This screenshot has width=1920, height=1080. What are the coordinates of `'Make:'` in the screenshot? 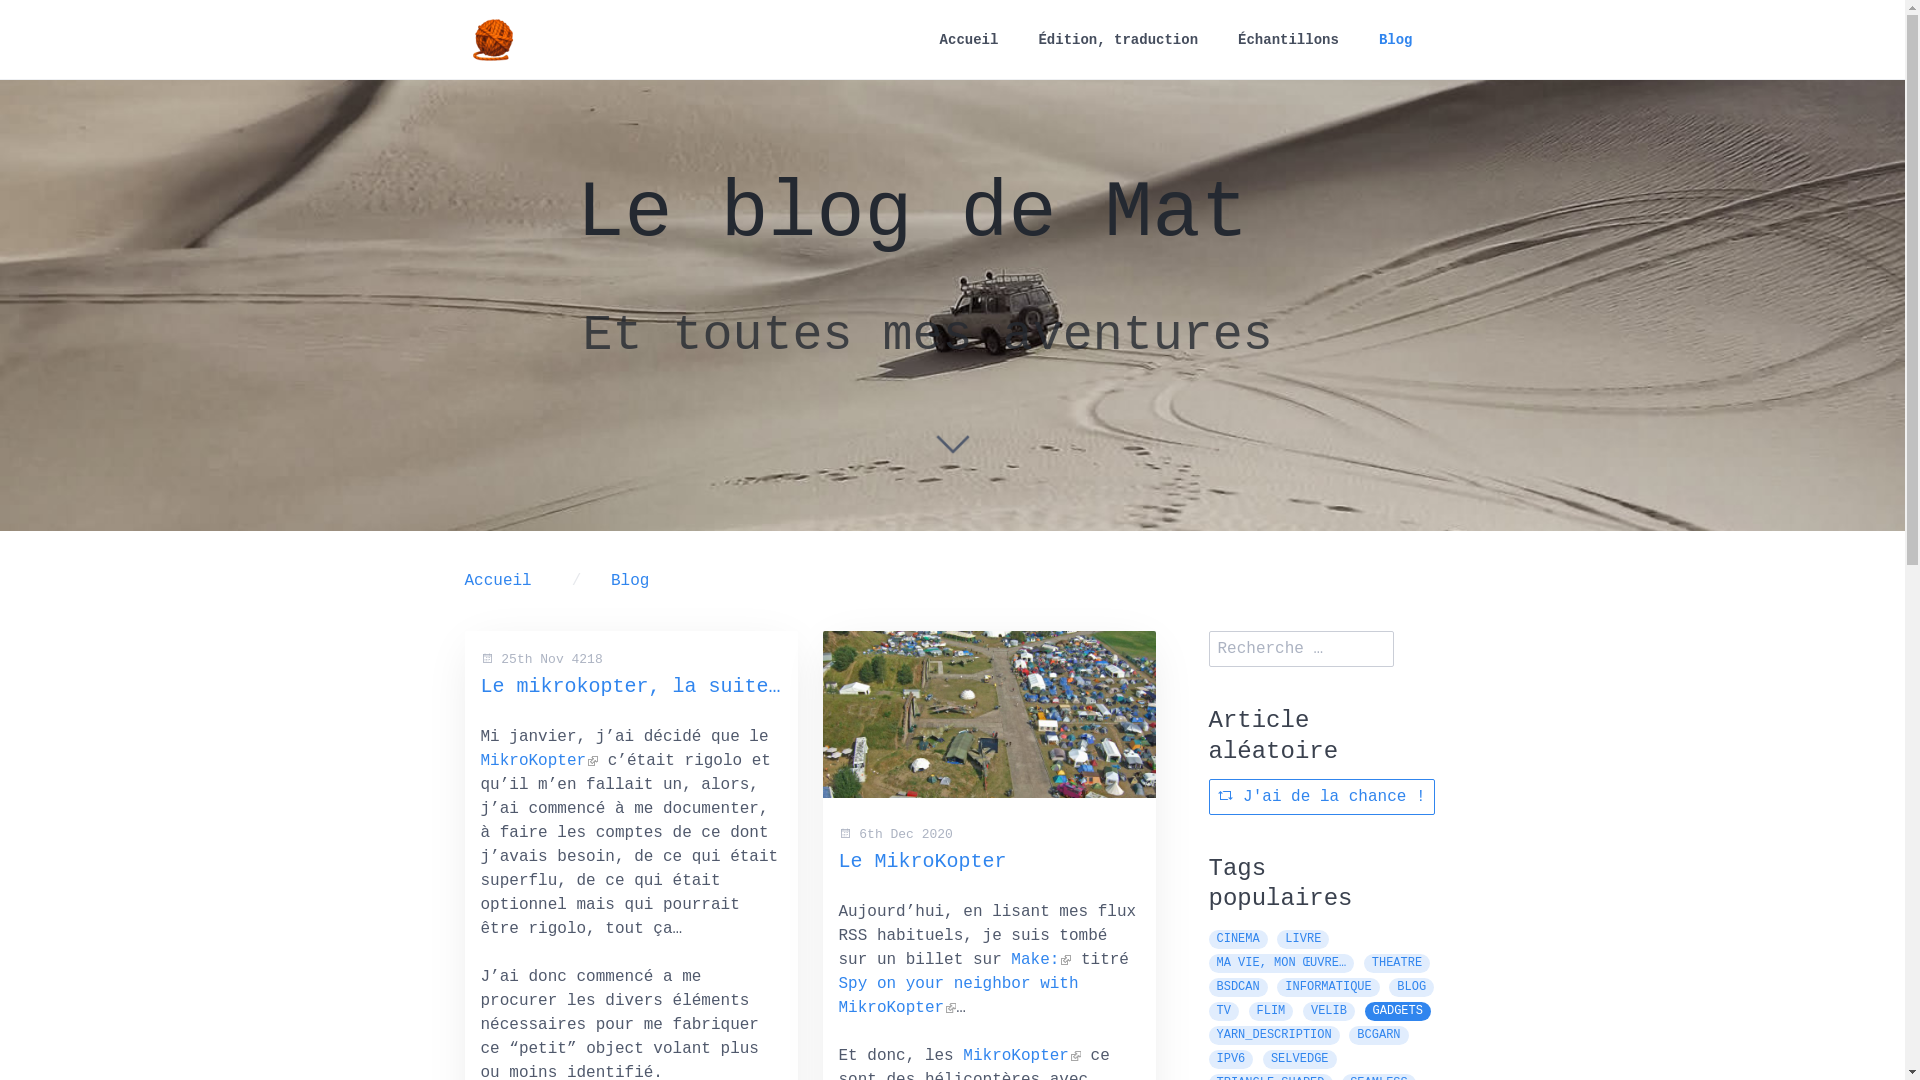 It's located at (1040, 958).